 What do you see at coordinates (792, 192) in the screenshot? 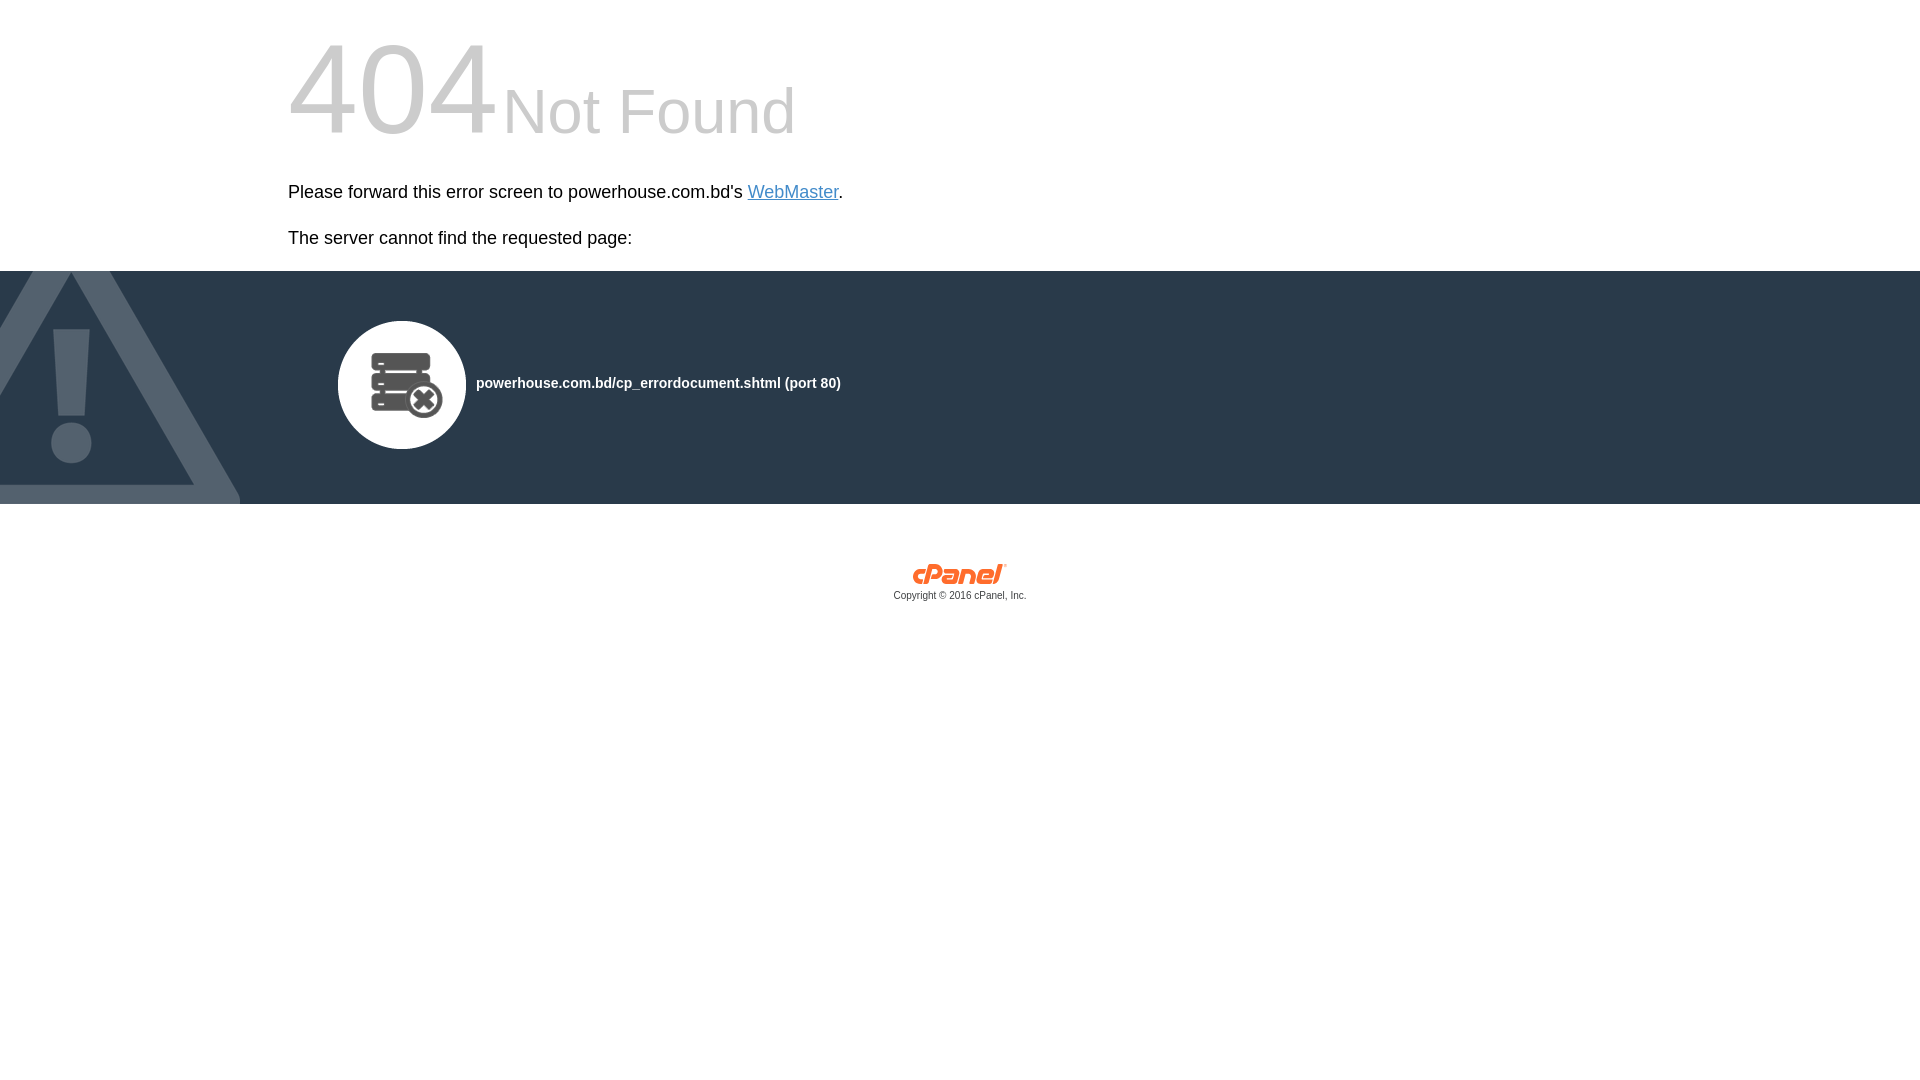
I see `'WebMaster'` at bounding box center [792, 192].